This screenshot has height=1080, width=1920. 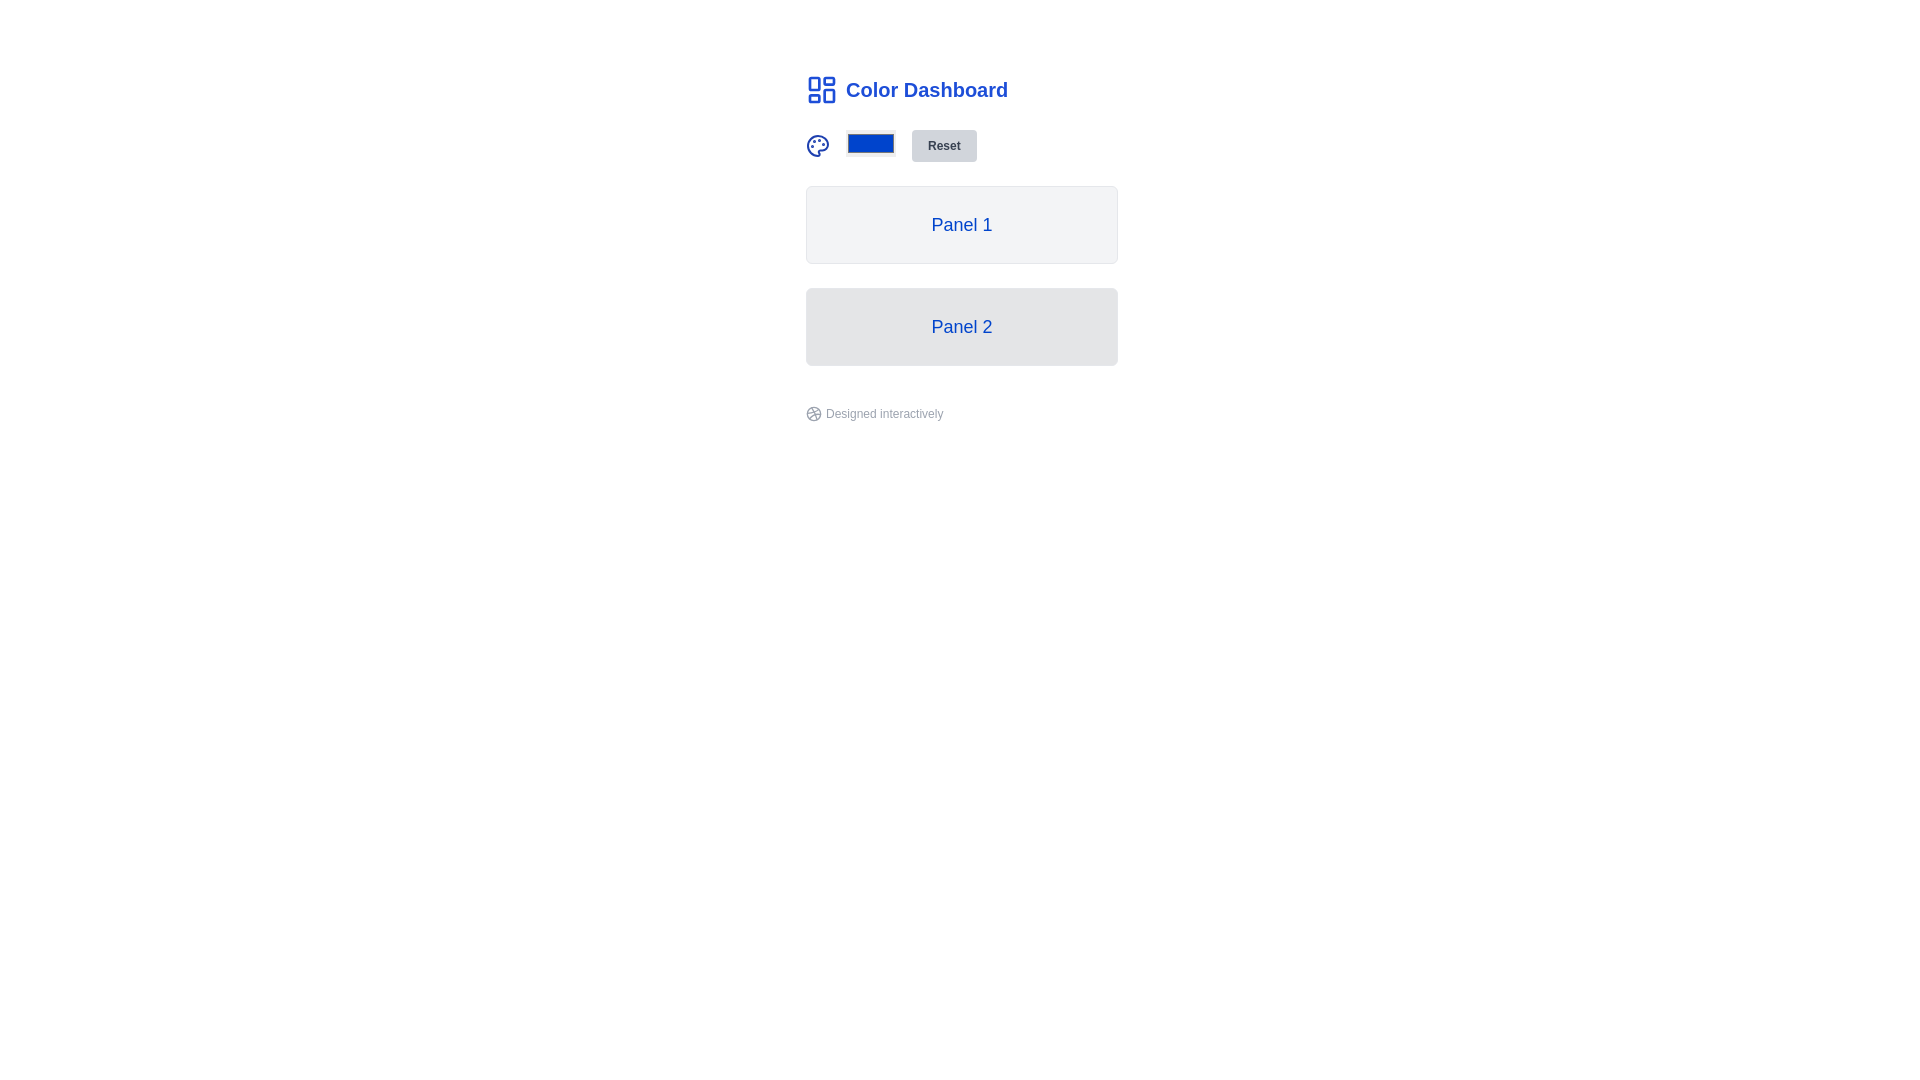 What do you see at coordinates (829, 96) in the screenshot?
I see `the fourth segment icon of the 'Color Dashboard' in the application layout, which is located near the top-left corner and contributes to the dashboard theme` at bounding box center [829, 96].